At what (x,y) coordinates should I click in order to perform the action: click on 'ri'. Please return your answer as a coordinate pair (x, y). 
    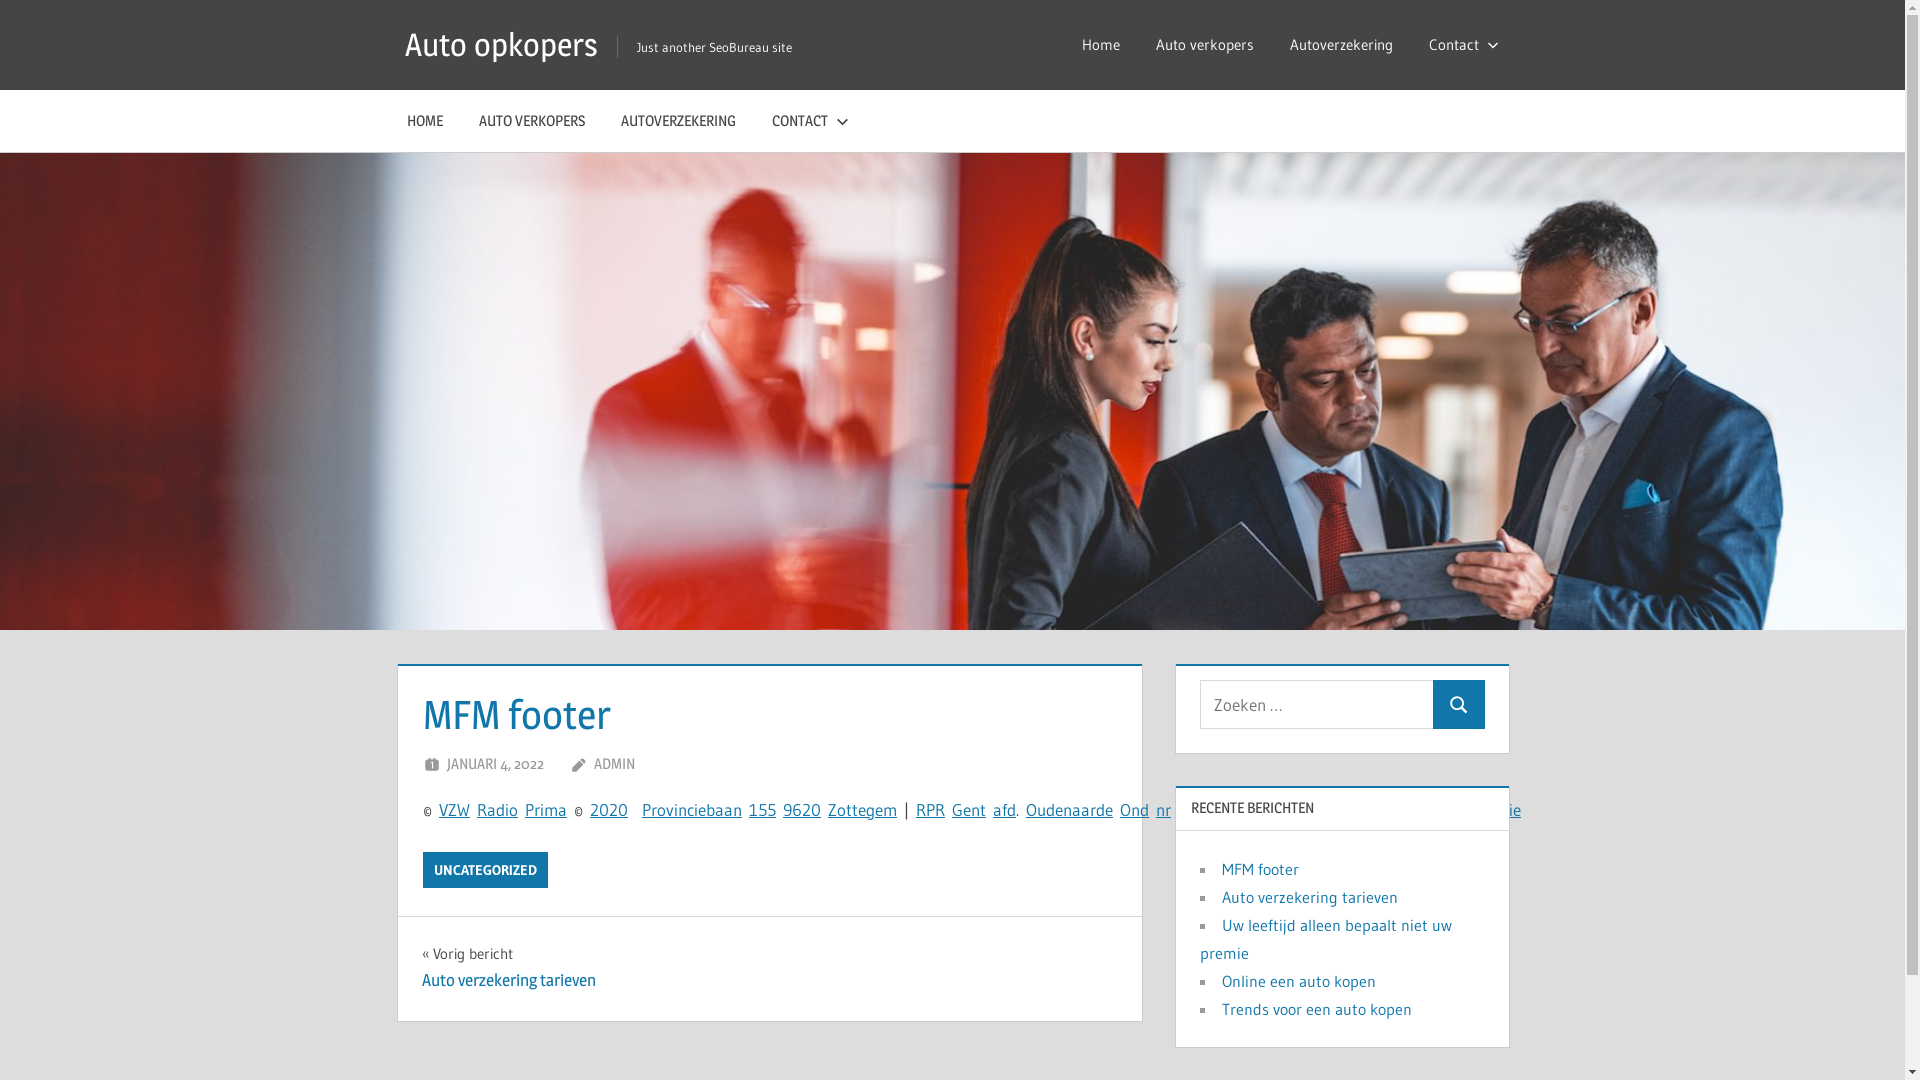
    Looking at the image, I should click on (538, 808).